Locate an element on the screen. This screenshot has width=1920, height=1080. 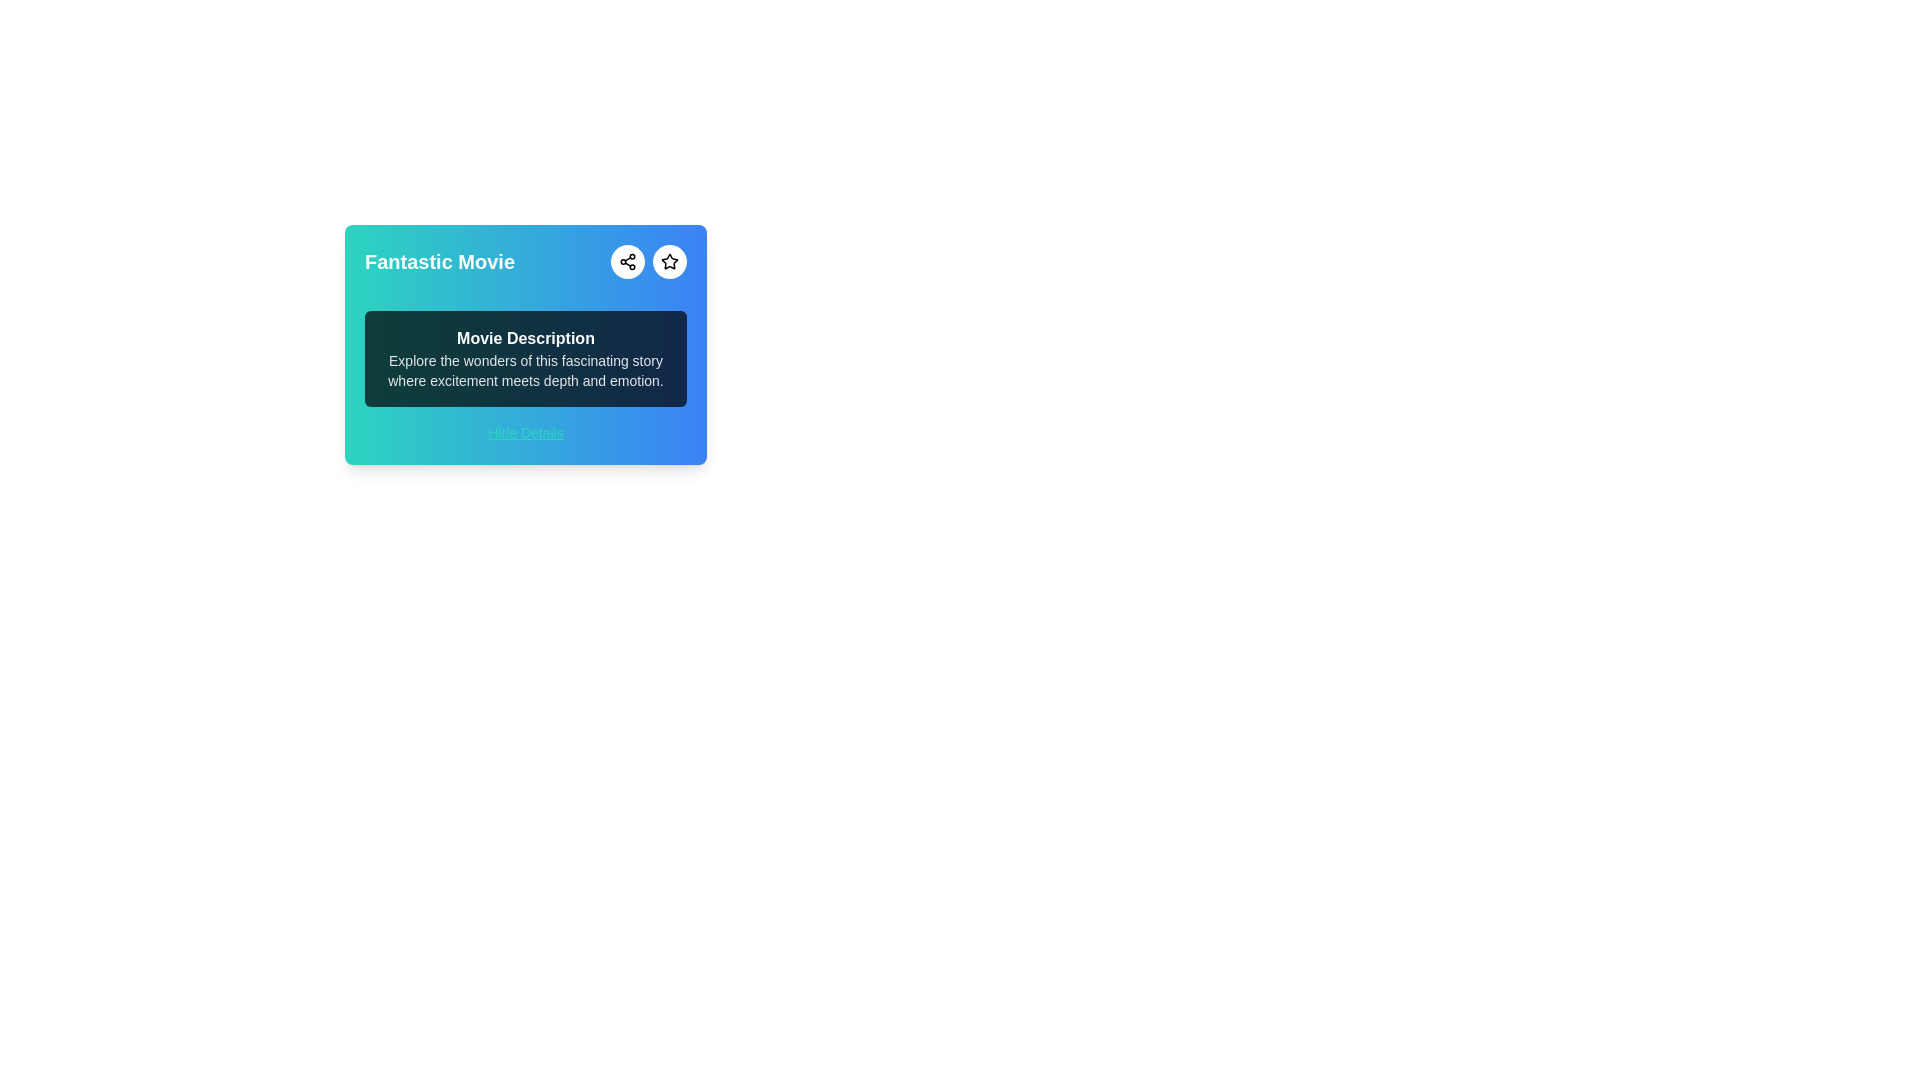
title text element located on the left side of the panel, above the description box, which represents a movie or media title is located at coordinates (439, 261).